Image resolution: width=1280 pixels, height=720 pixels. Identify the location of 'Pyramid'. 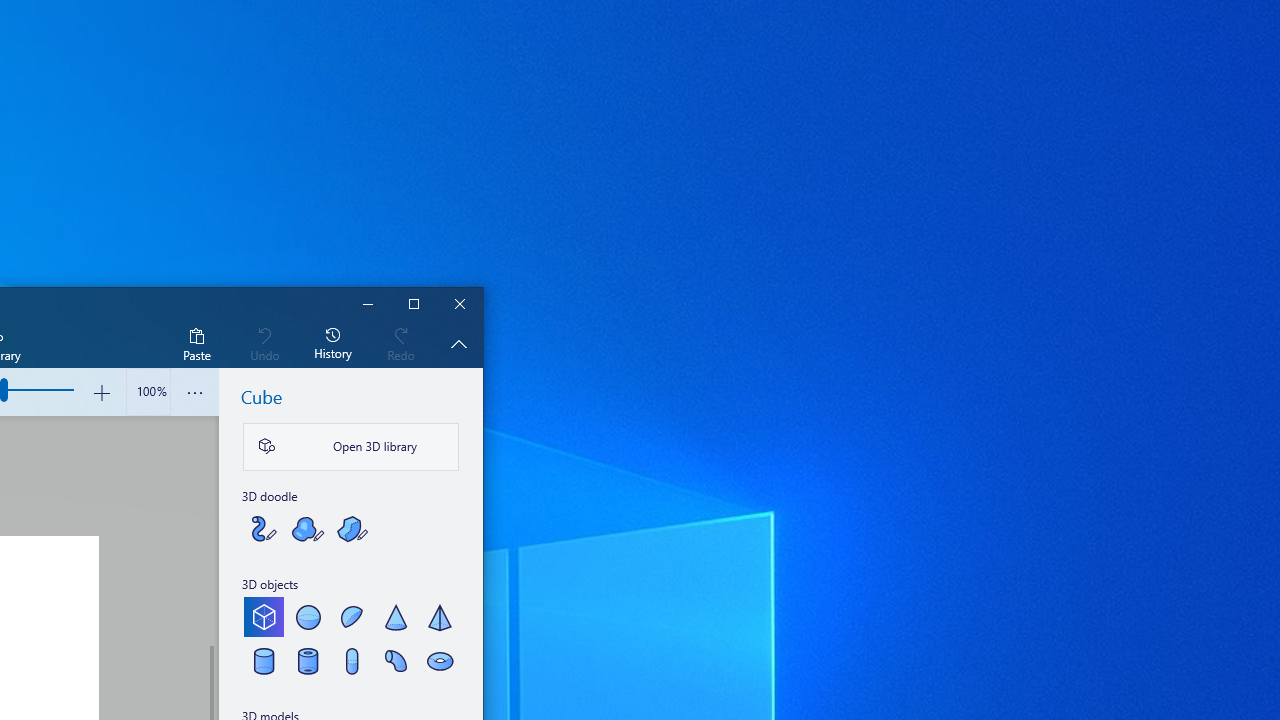
(438, 616).